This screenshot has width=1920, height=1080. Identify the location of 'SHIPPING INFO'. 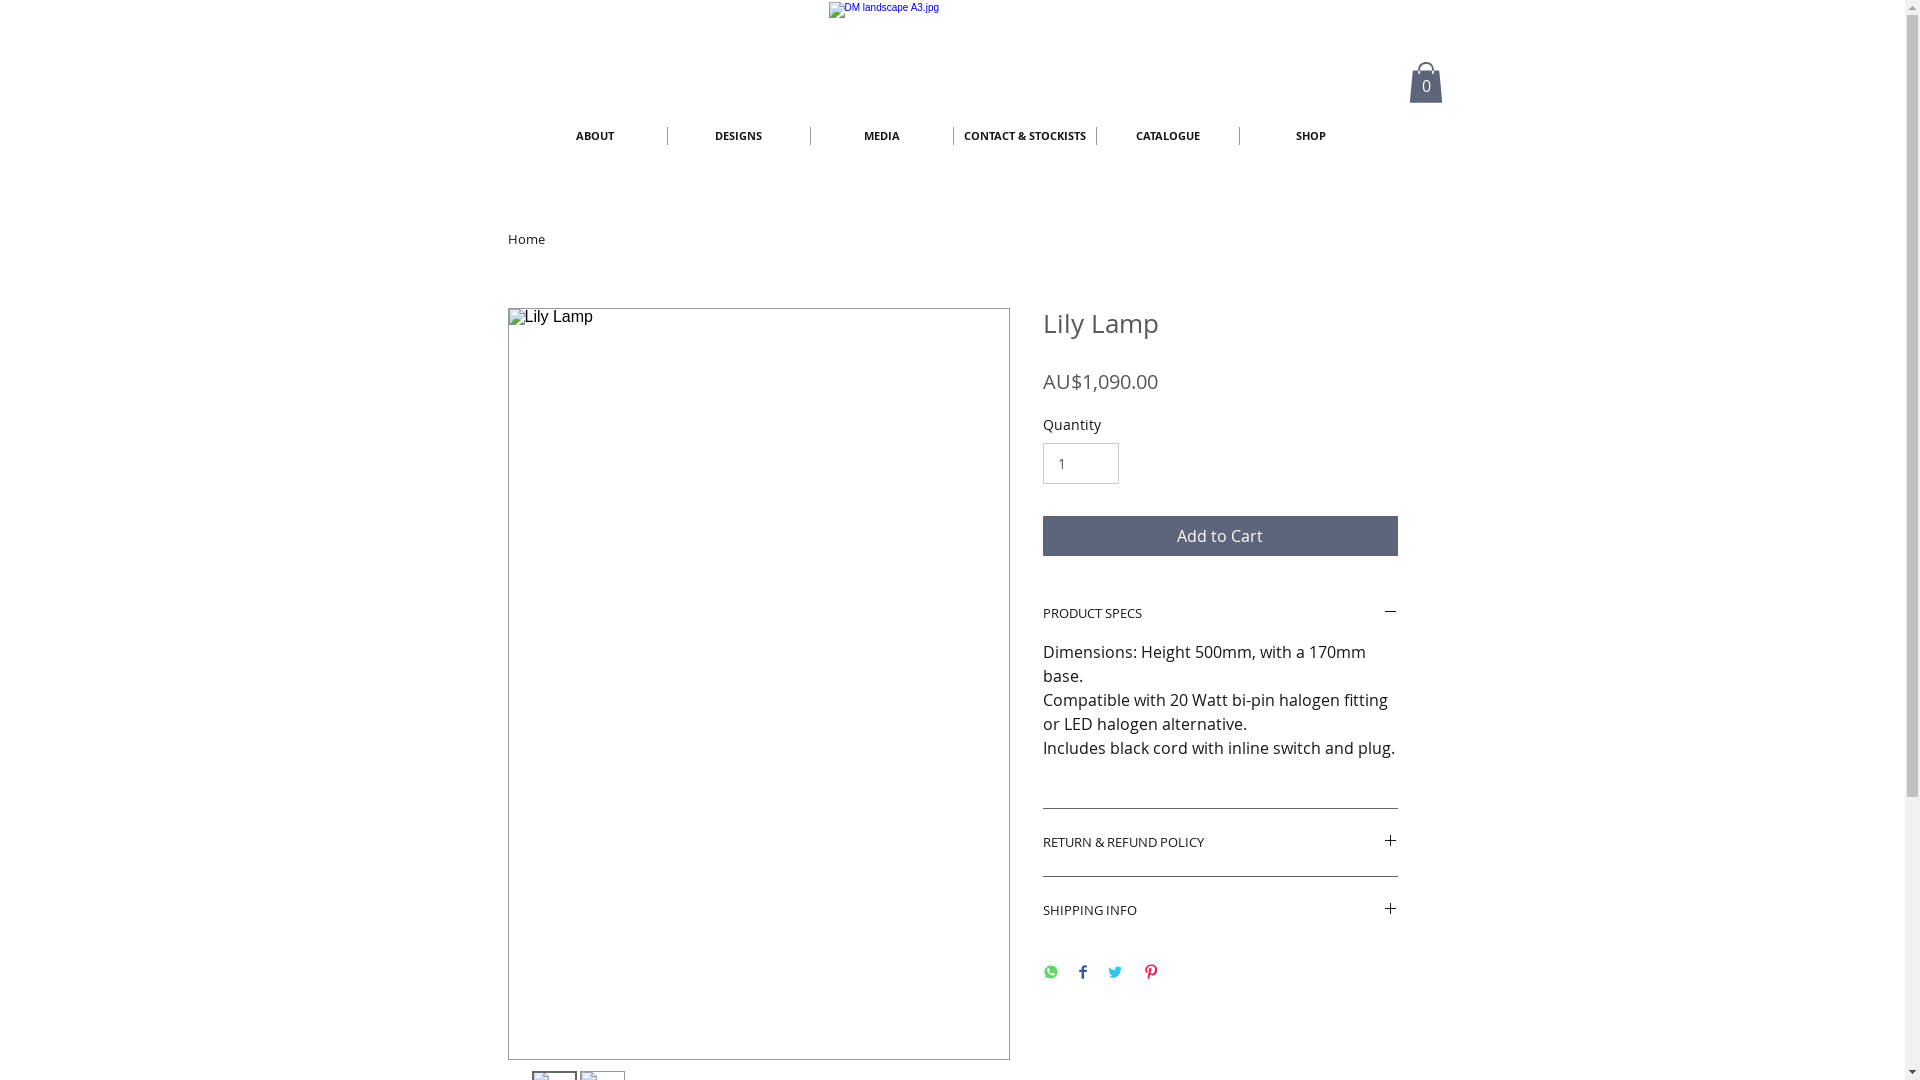
(1218, 910).